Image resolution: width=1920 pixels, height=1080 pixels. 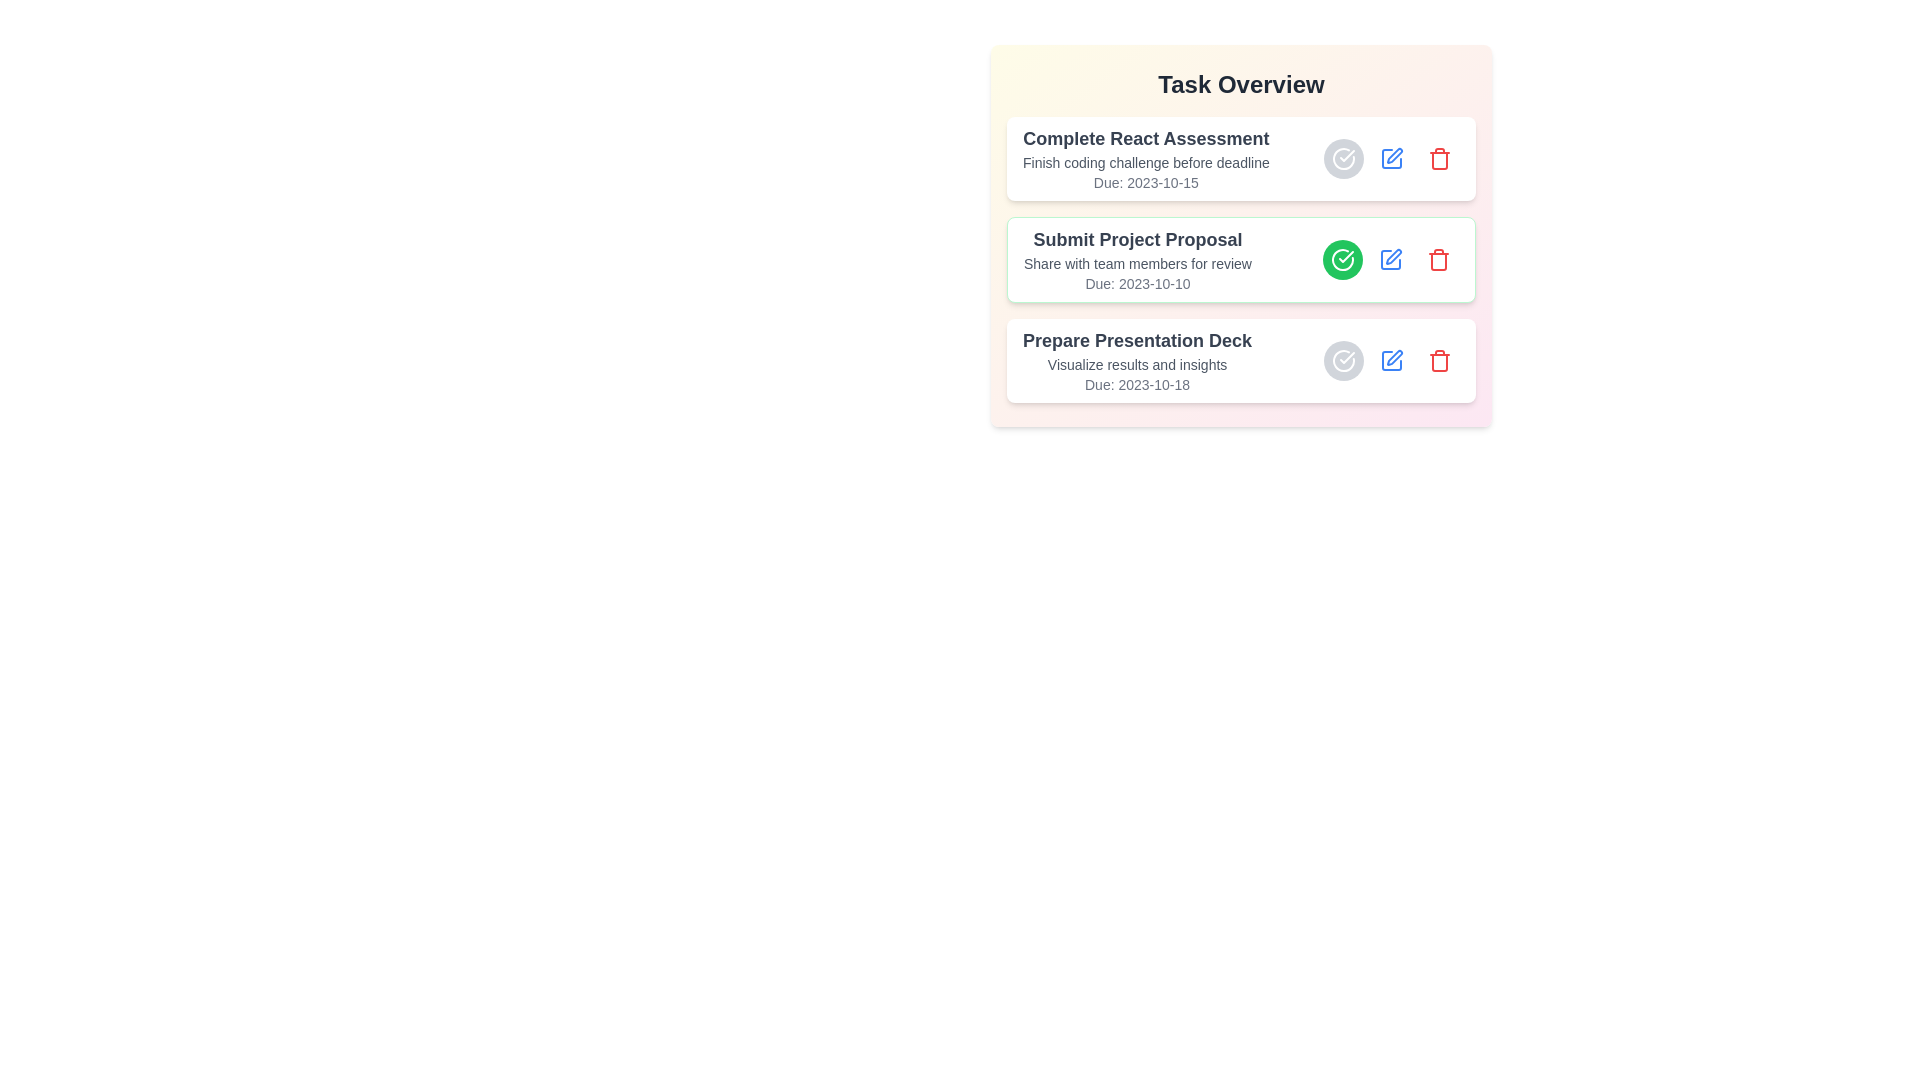 I want to click on the check button of the task titled 'Submit Project Proposal' to toggle its completion status, so click(x=1343, y=258).